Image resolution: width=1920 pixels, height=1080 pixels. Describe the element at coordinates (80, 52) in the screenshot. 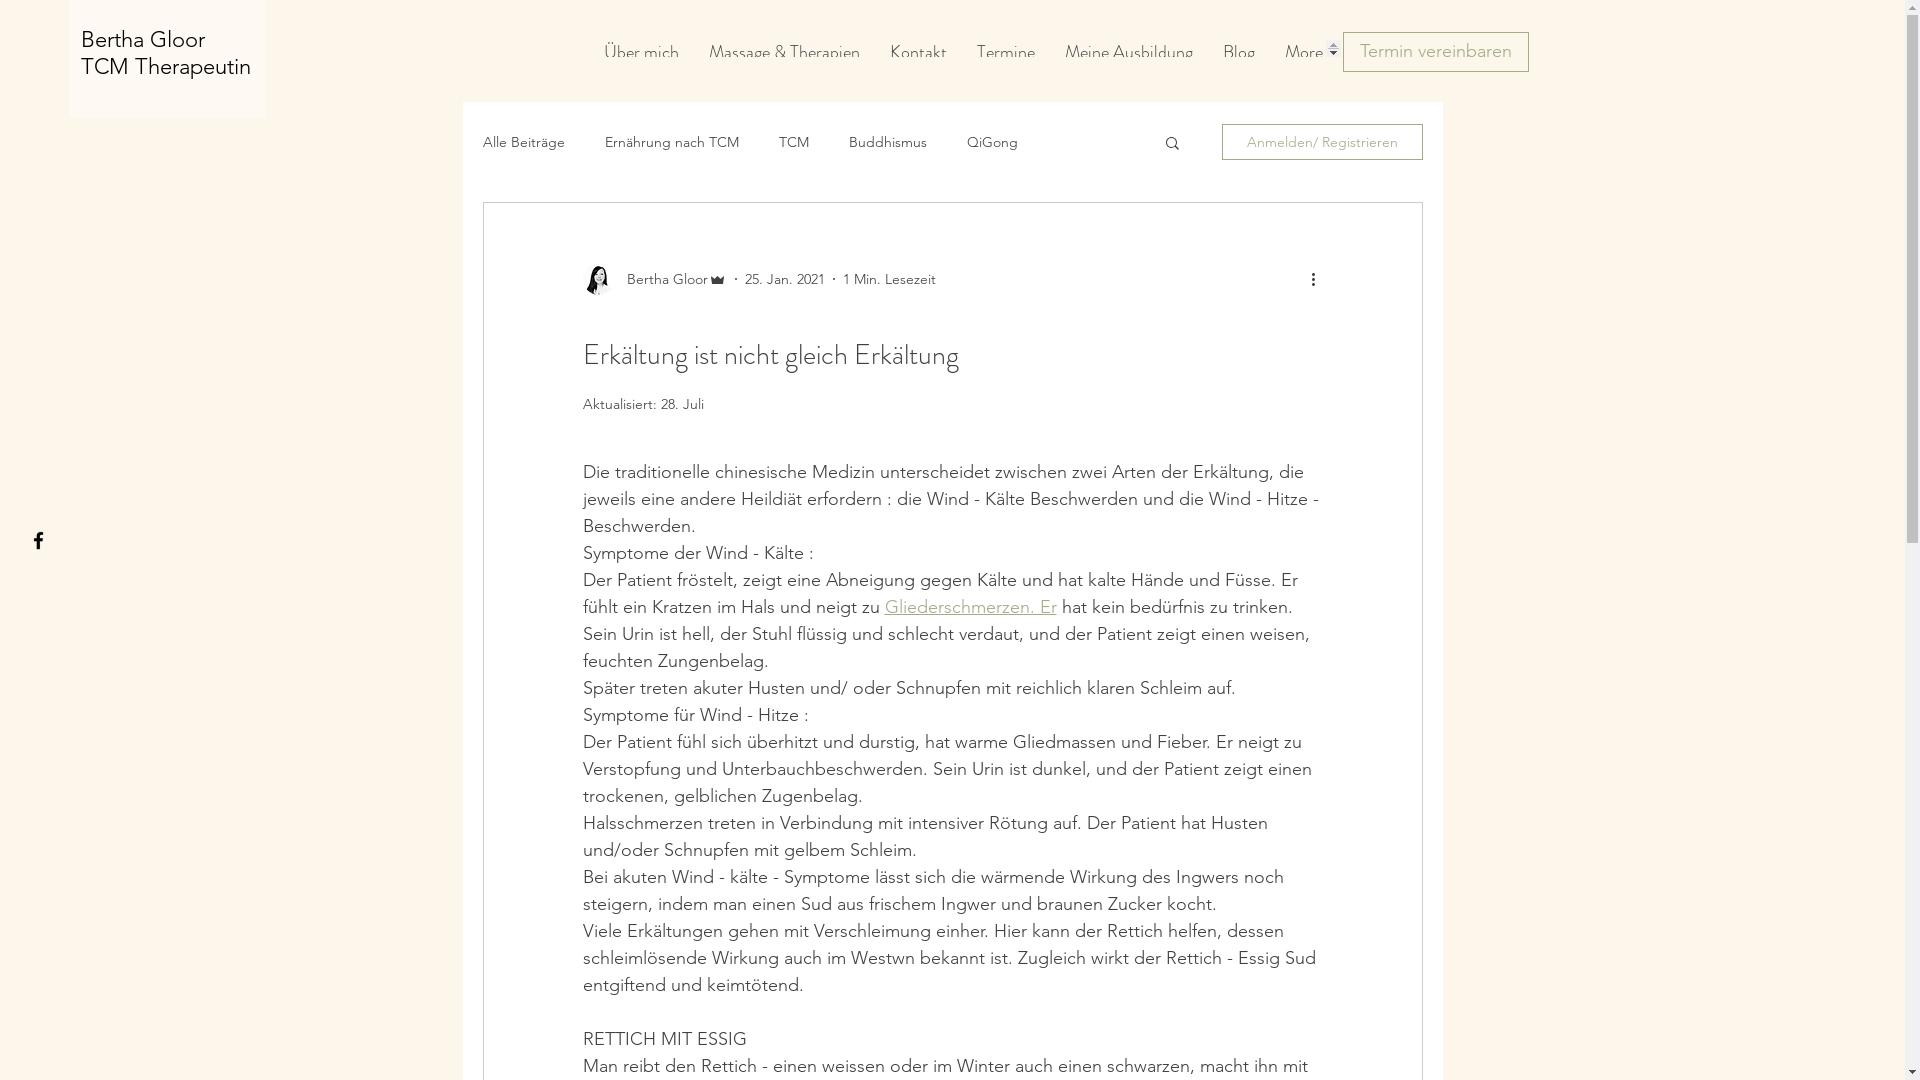

I see `'Bertha Gloor` at that location.